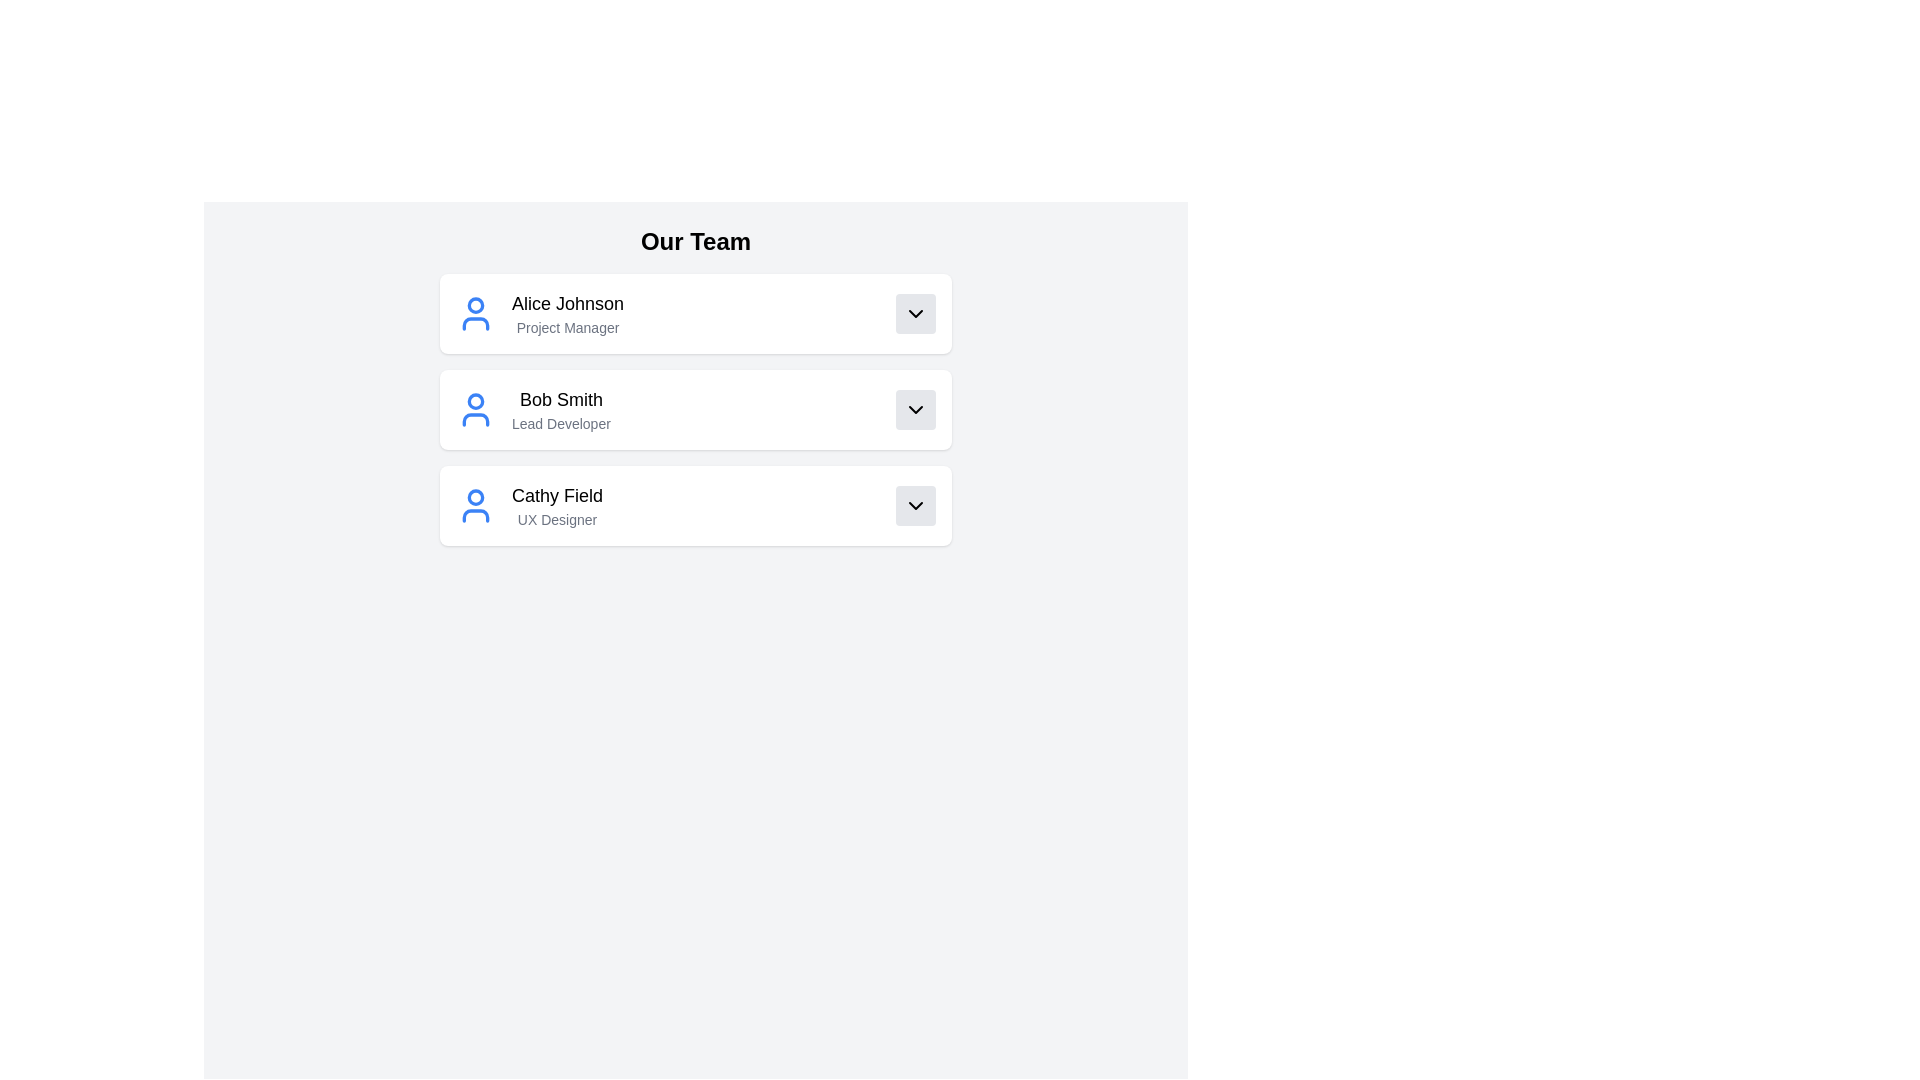 The height and width of the screenshot is (1080, 1920). Describe the element at coordinates (567, 313) in the screenshot. I see `text label displaying the name and role of a team member located in the first row under the 'Our Team' heading, to the right of the user icon` at that location.